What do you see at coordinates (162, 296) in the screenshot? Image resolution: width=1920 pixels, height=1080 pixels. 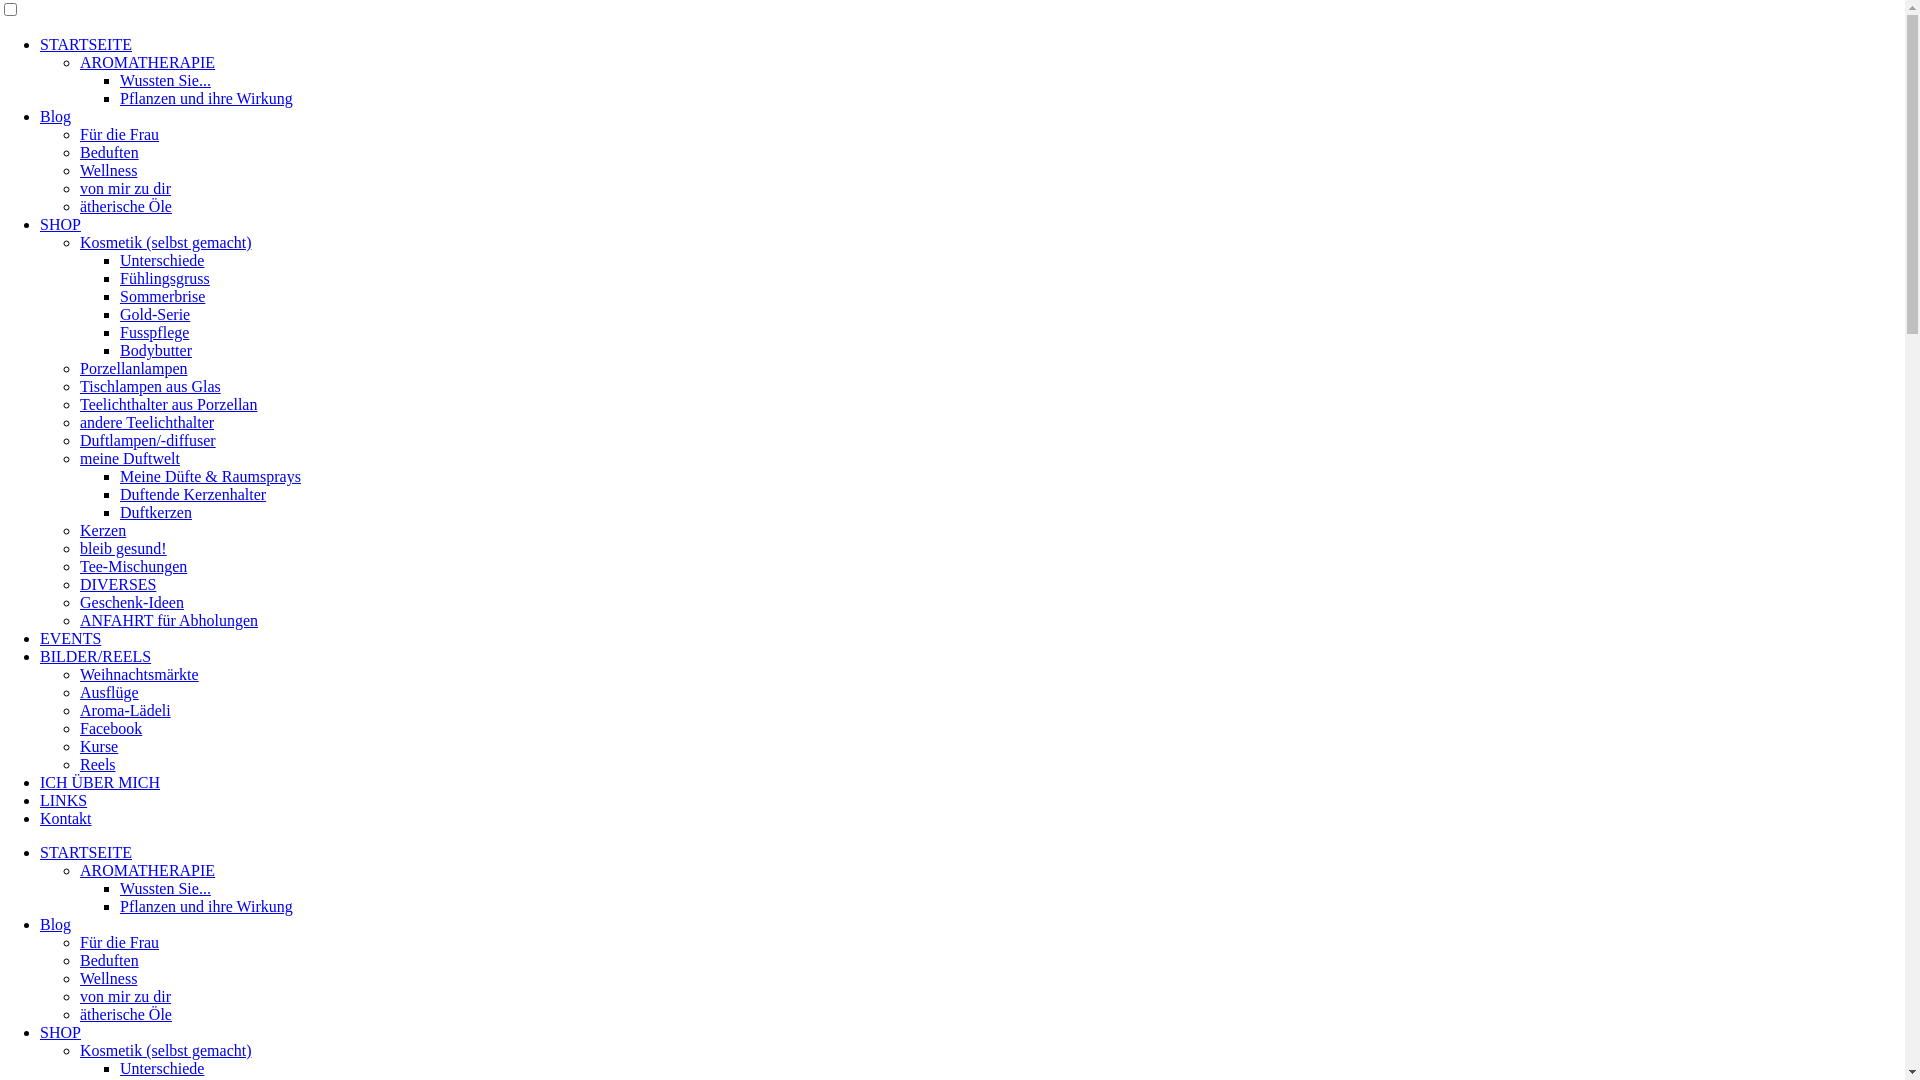 I see `'Sommerbrise'` at bounding box center [162, 296].